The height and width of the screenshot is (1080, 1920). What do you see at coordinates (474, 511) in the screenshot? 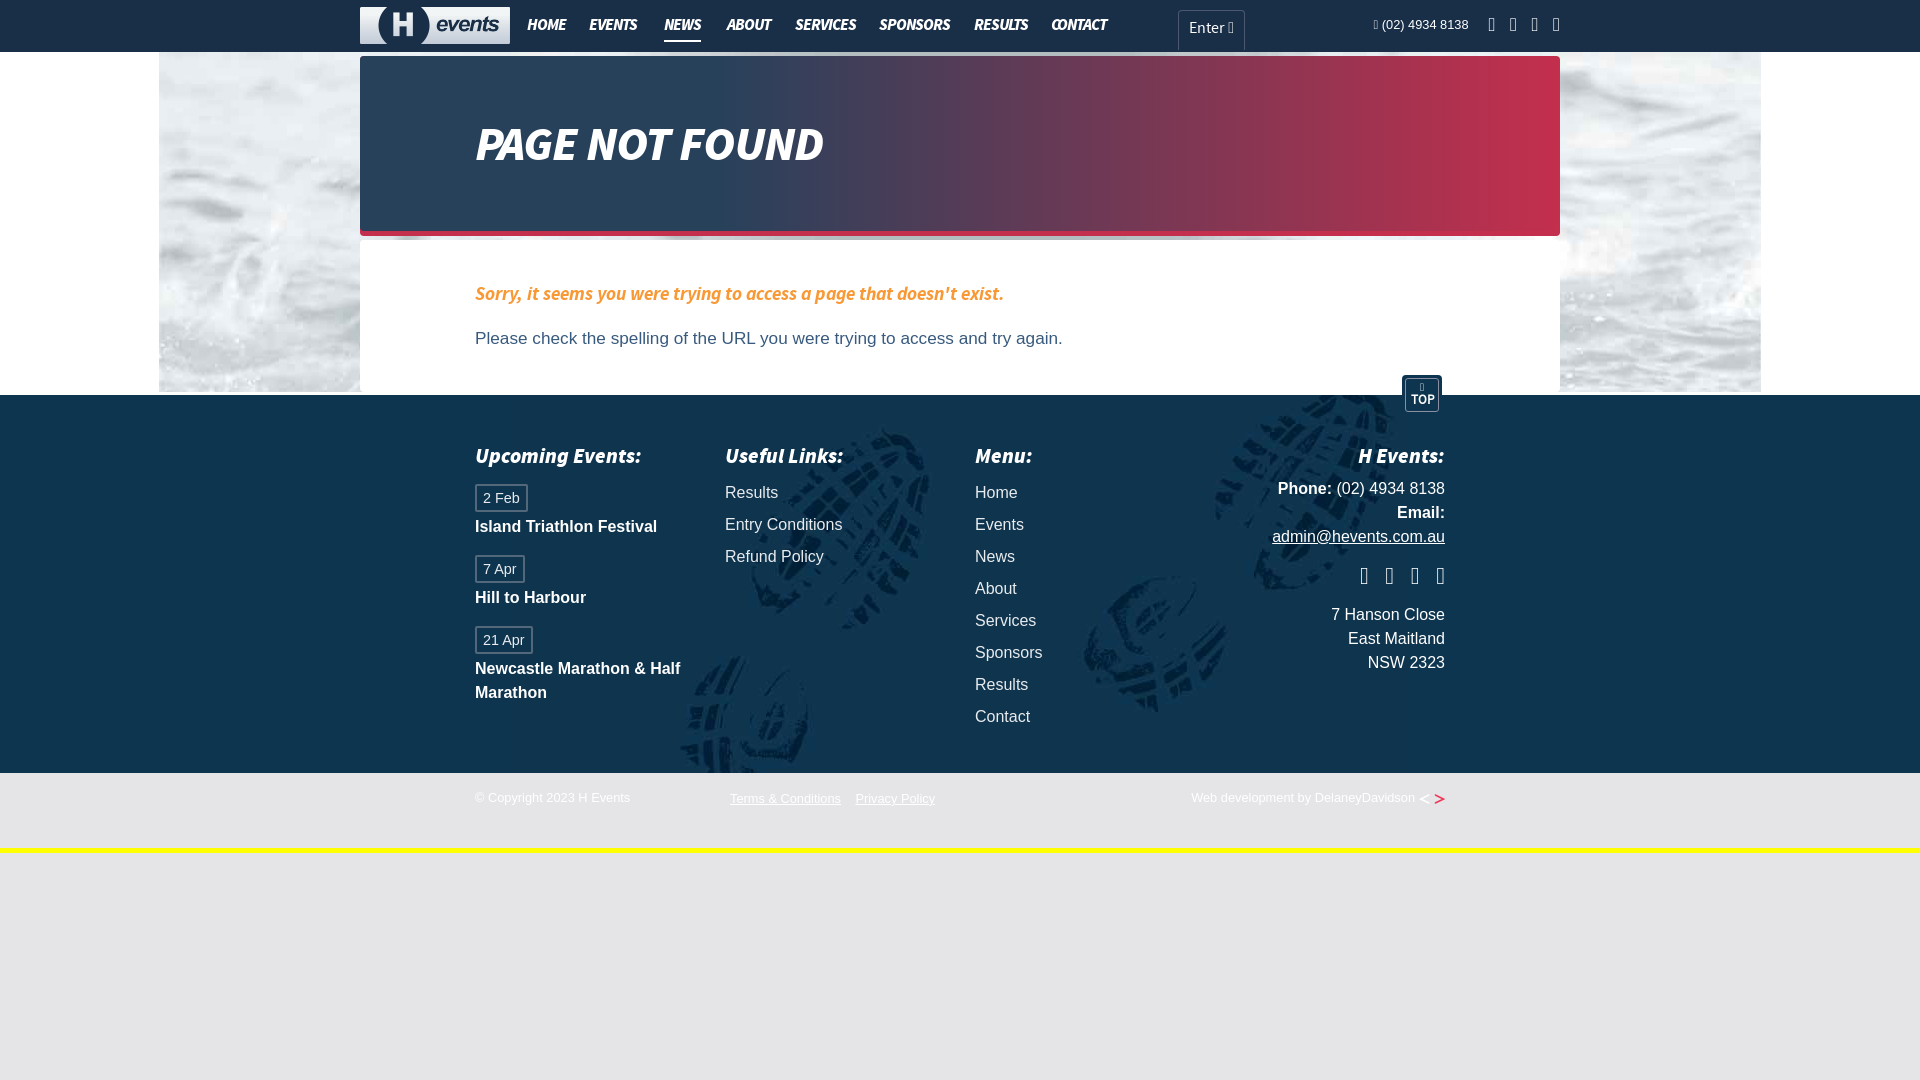
I see `'2 Feb` at bounding box center [474, 511].